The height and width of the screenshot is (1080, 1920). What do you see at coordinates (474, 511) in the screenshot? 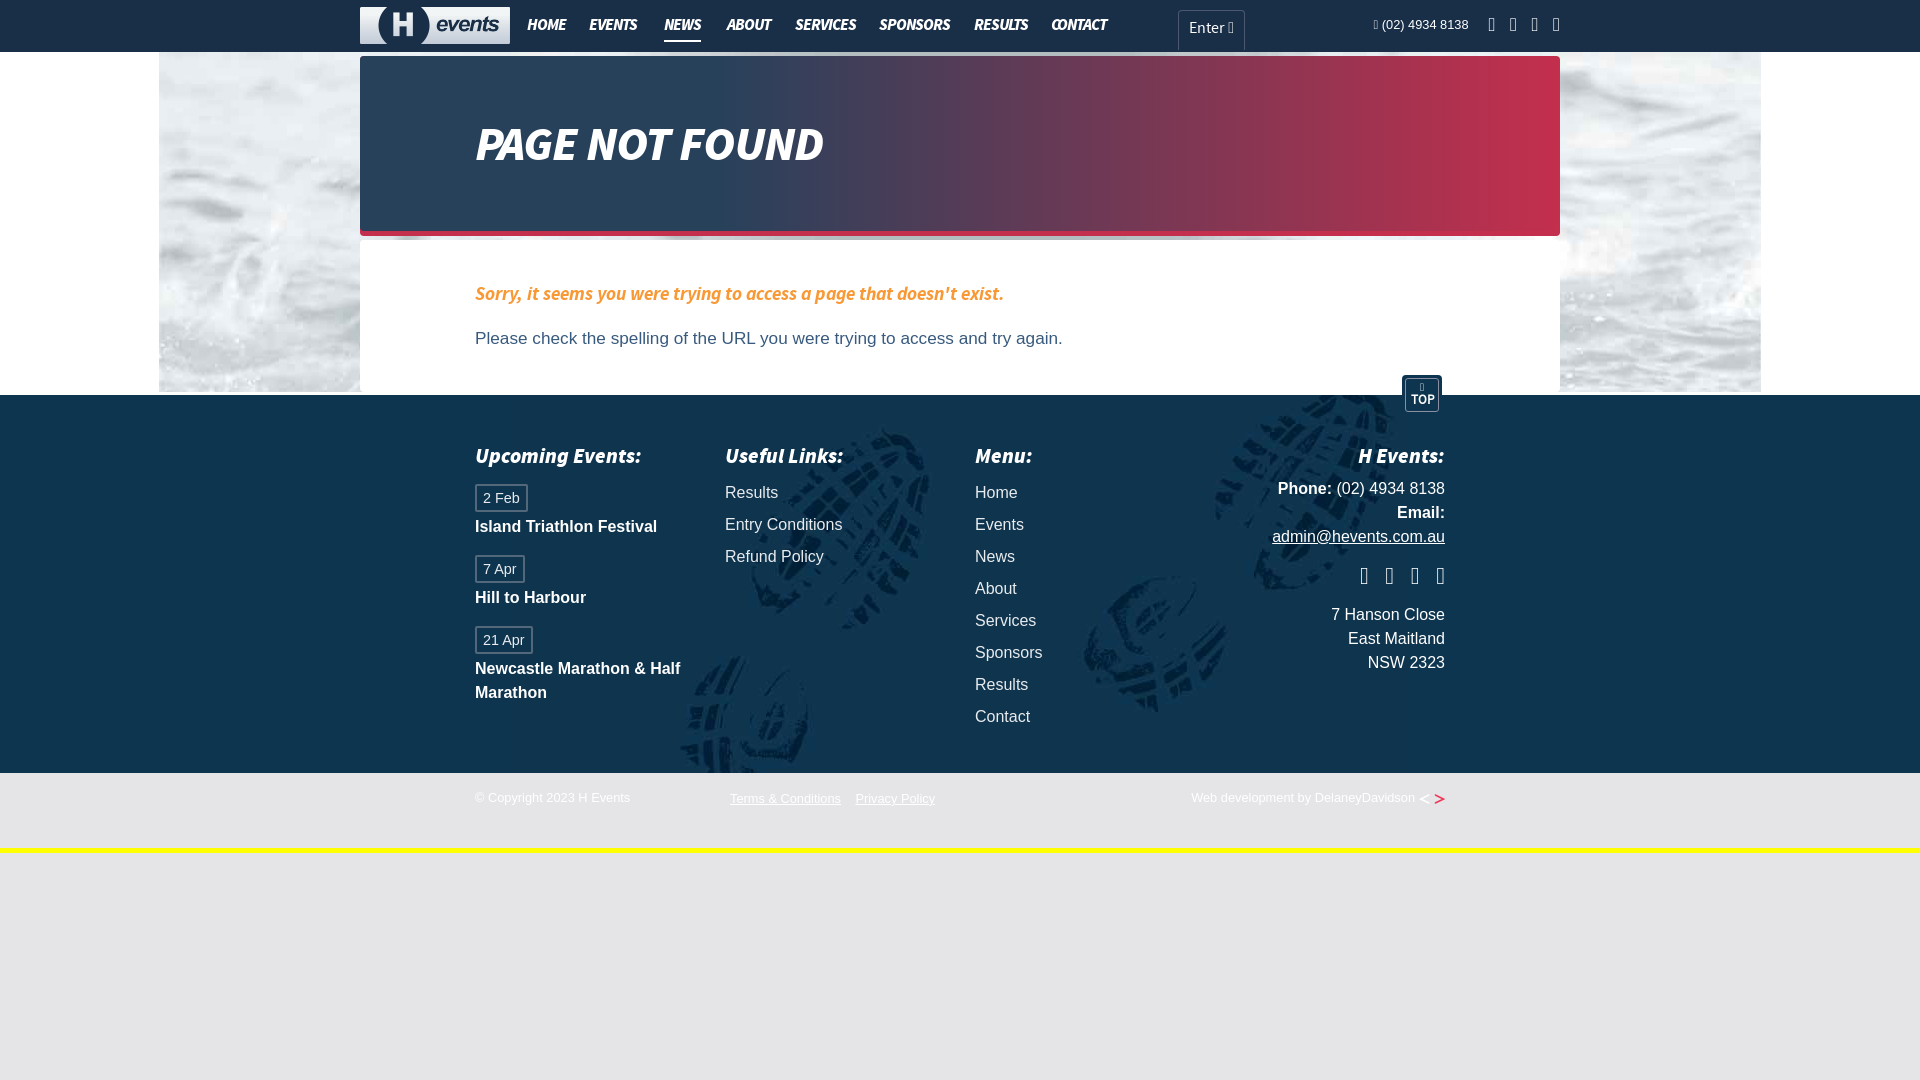
I see `'2 Feb` at bounding box center [474, 511].